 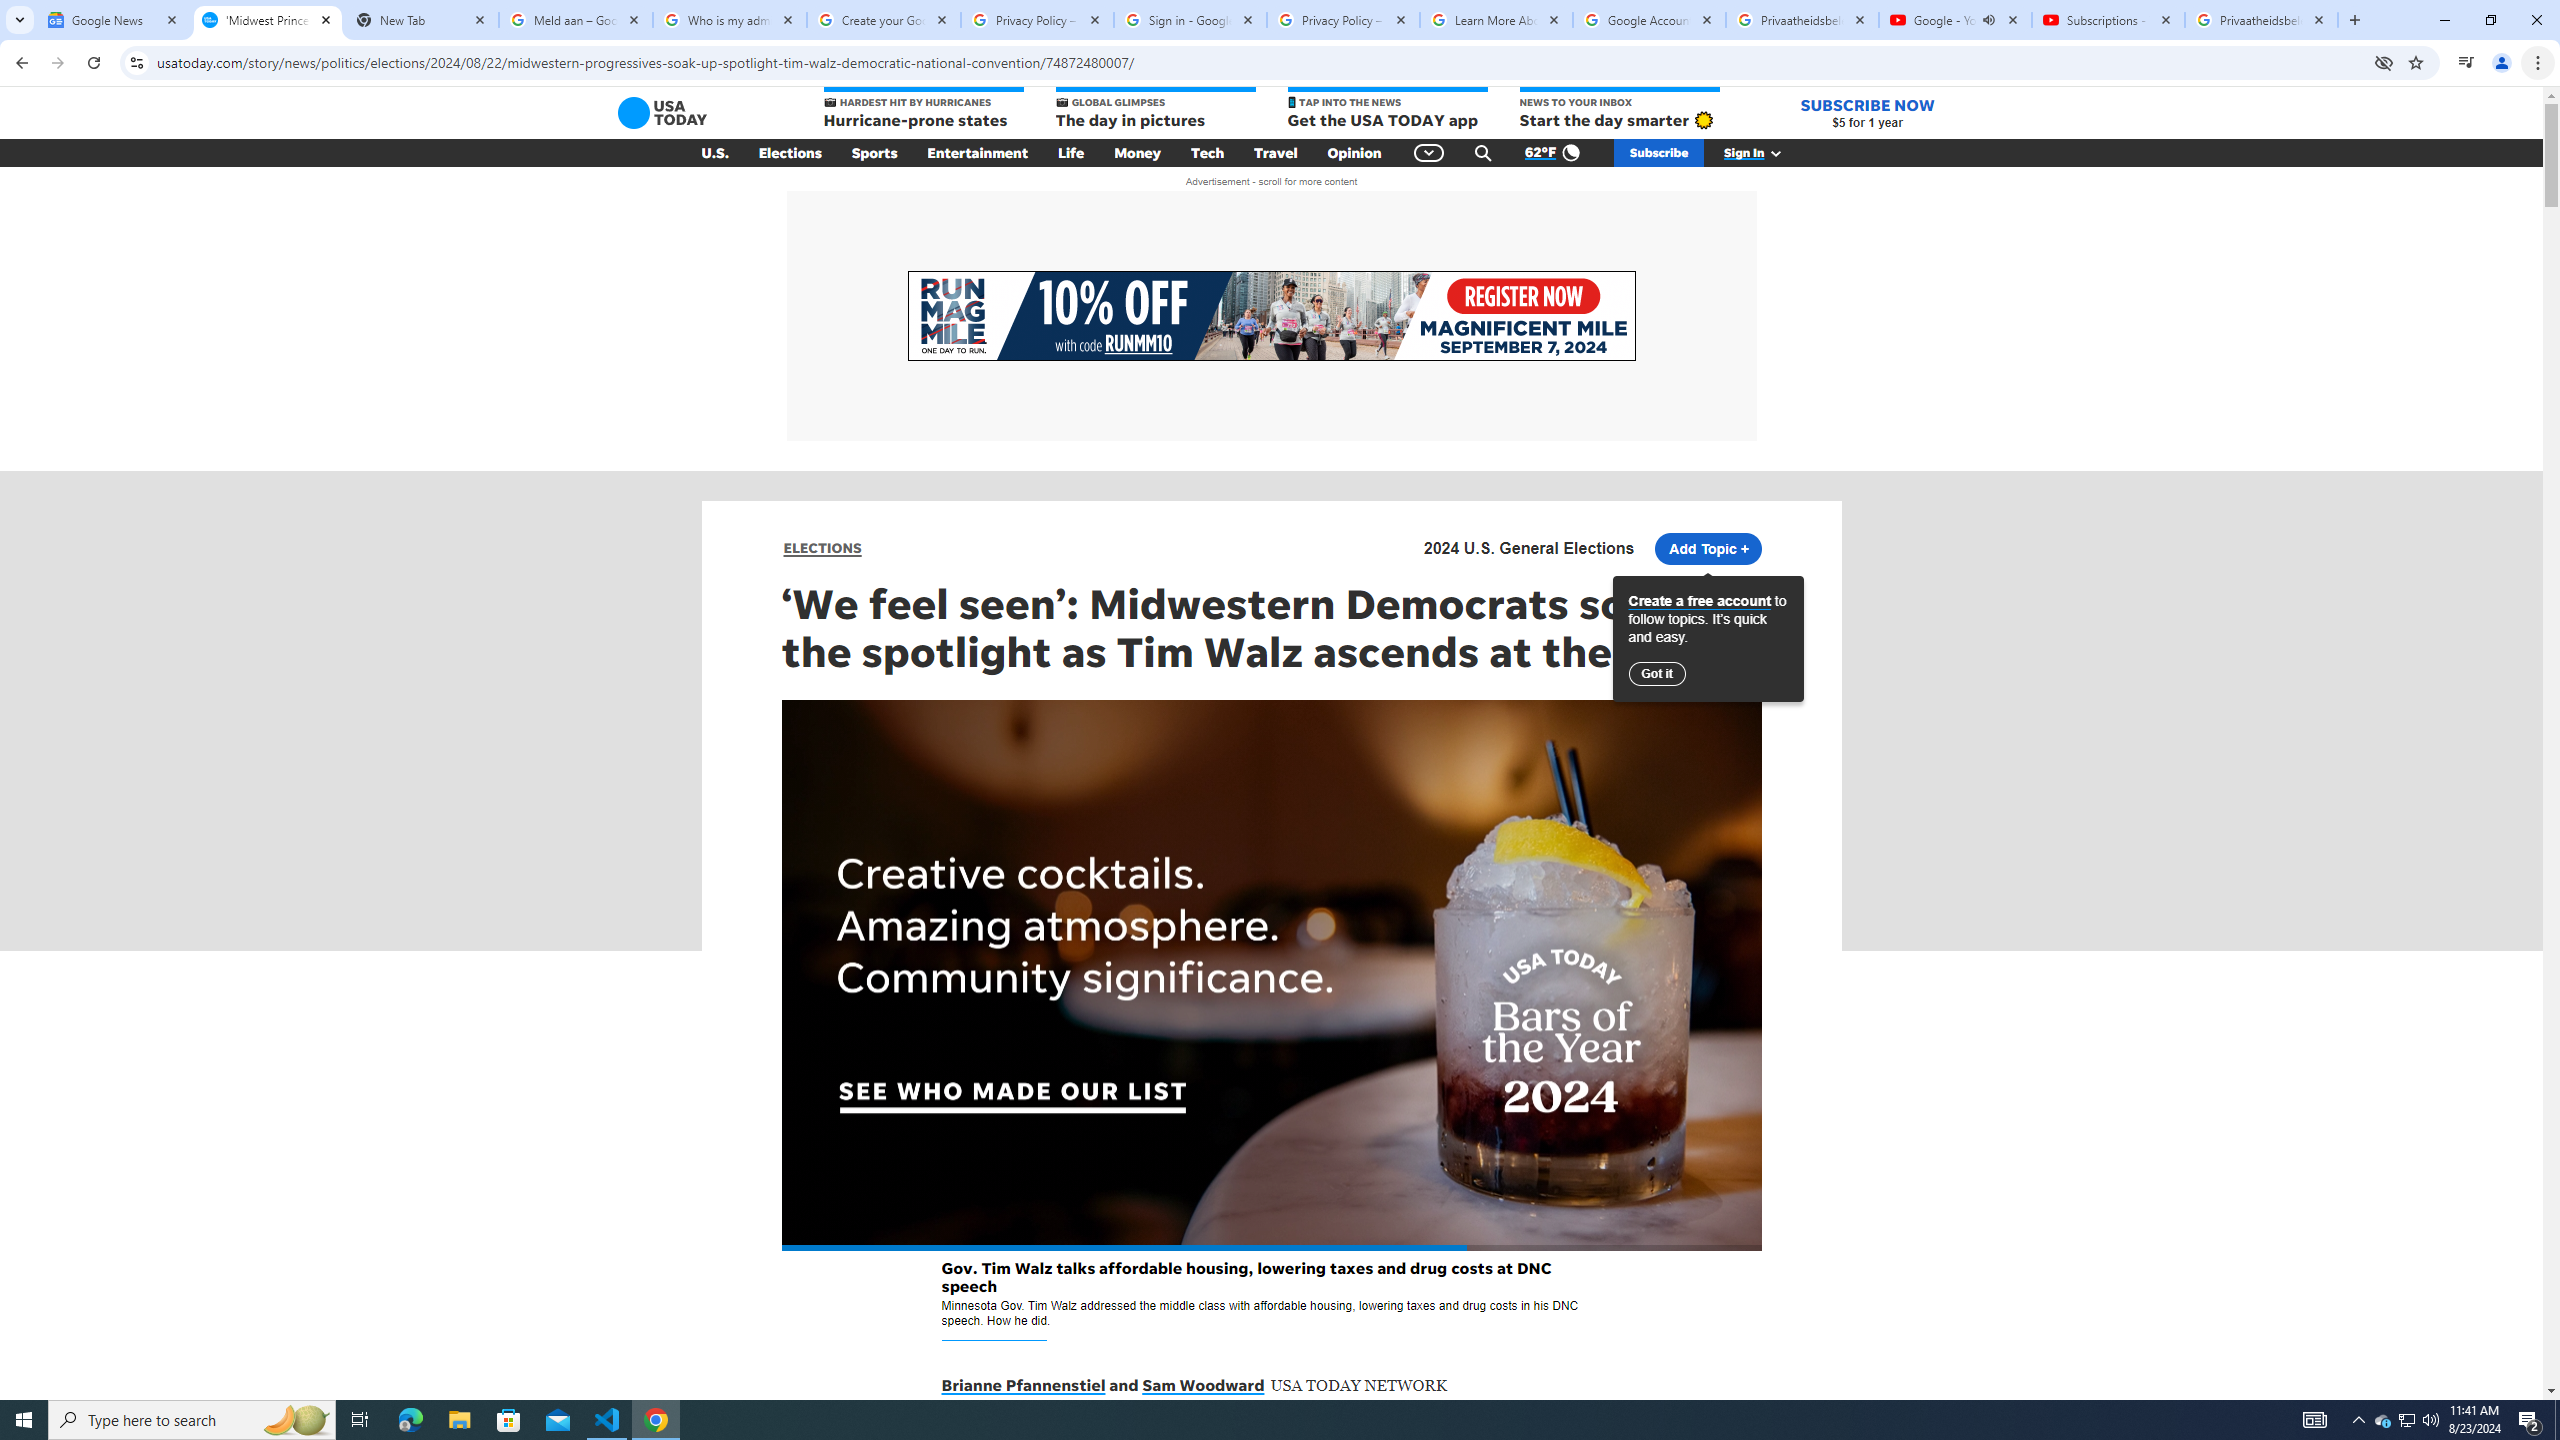 I want to click on 'Sign in - Google Accounts', so click(x=1190, y=19).